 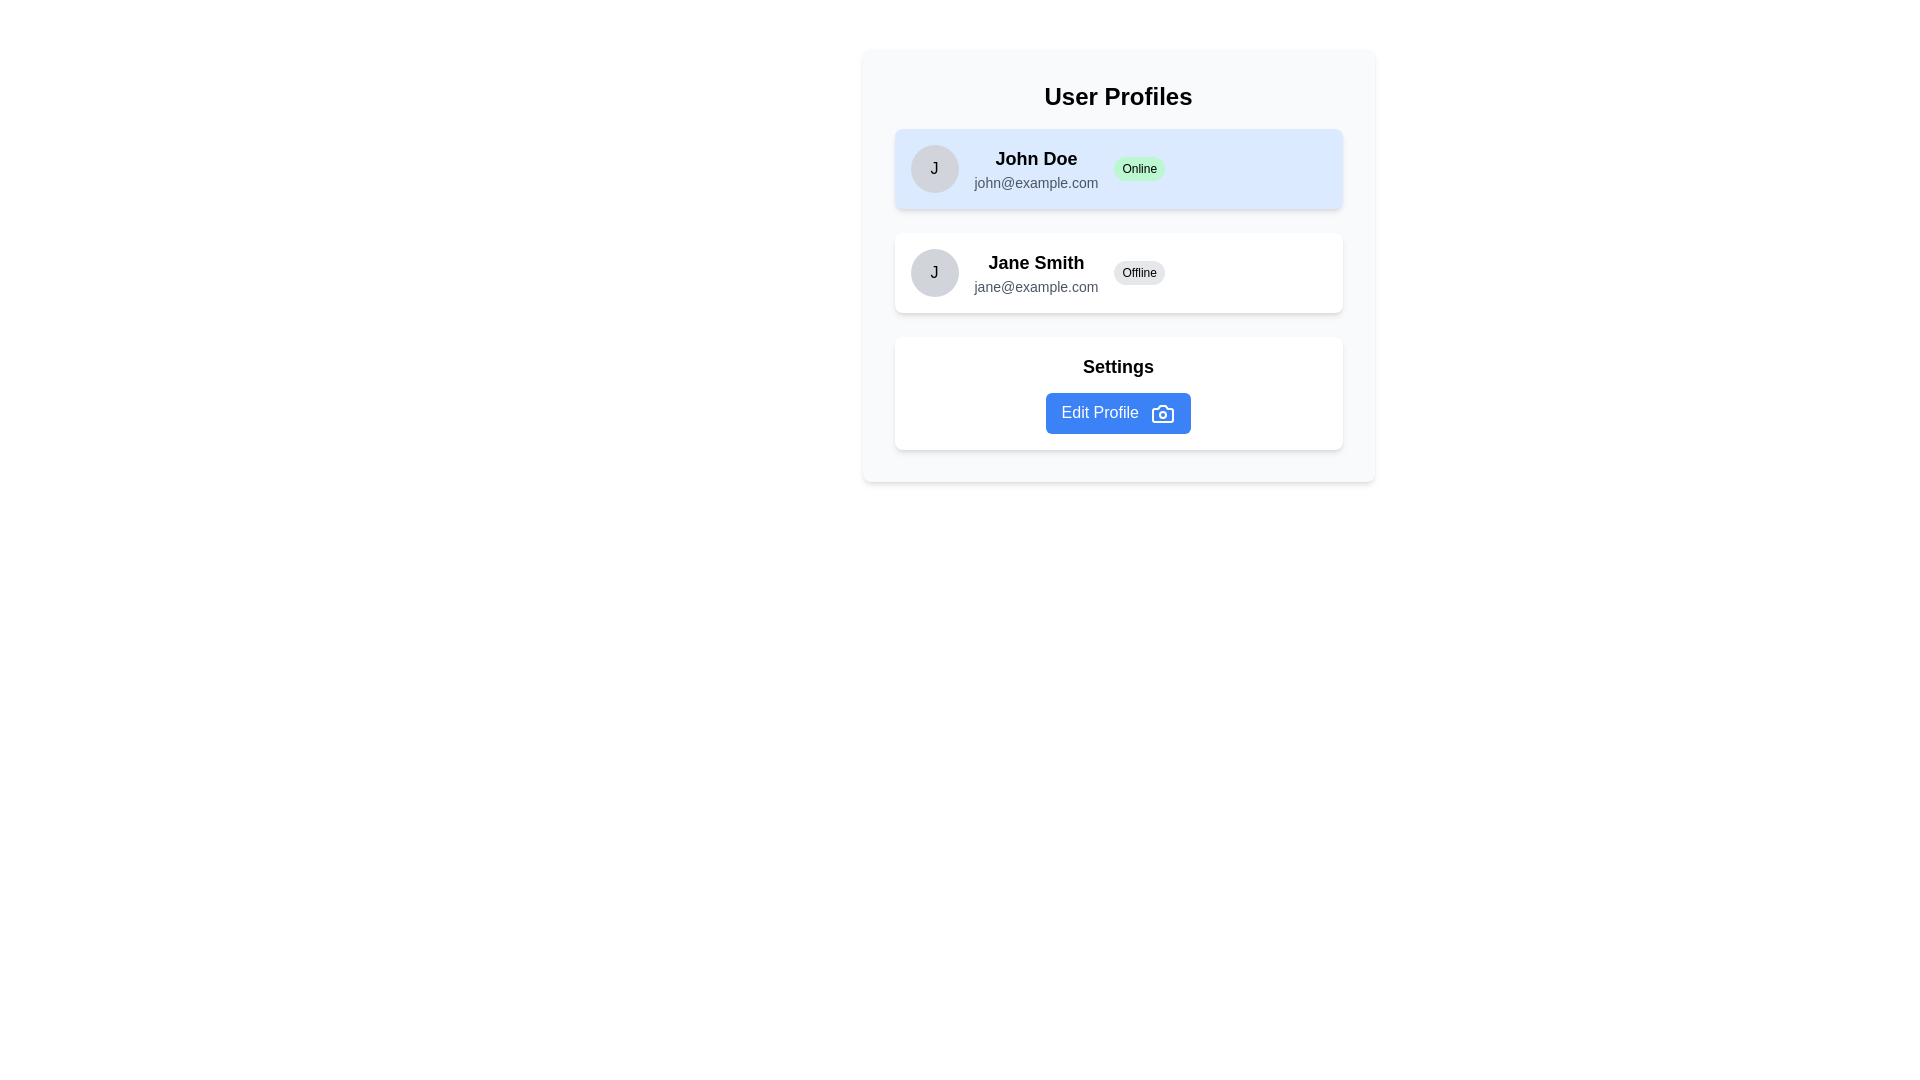 I want to click on the 'Edit Profile' button with a blue background and white text, located in the 'Settings' section below the 'Settings' label, so click(x=1117, y=412).